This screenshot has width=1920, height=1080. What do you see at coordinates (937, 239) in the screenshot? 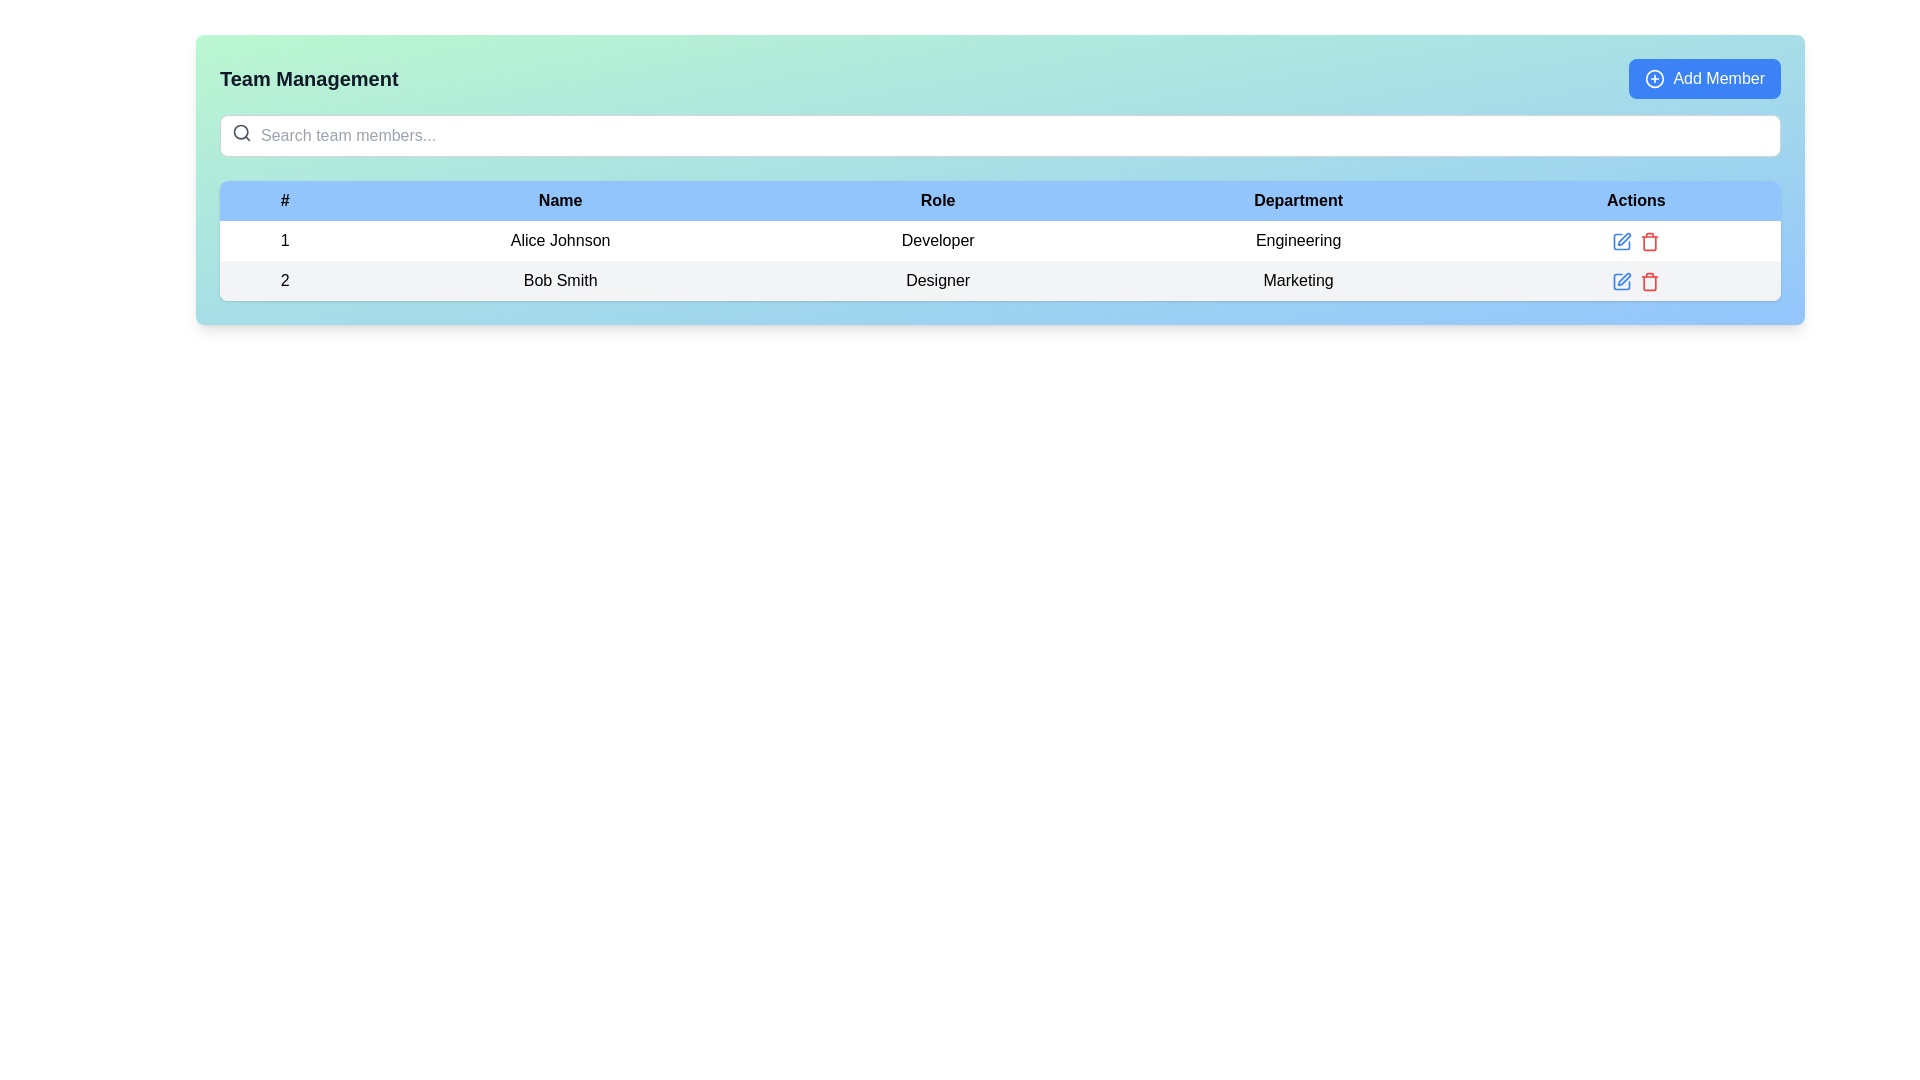
I see `the 'Developer' text label located in the 'Role' column of the first row of the table under the 'Team Management' header` at bounding box center [937, 239].